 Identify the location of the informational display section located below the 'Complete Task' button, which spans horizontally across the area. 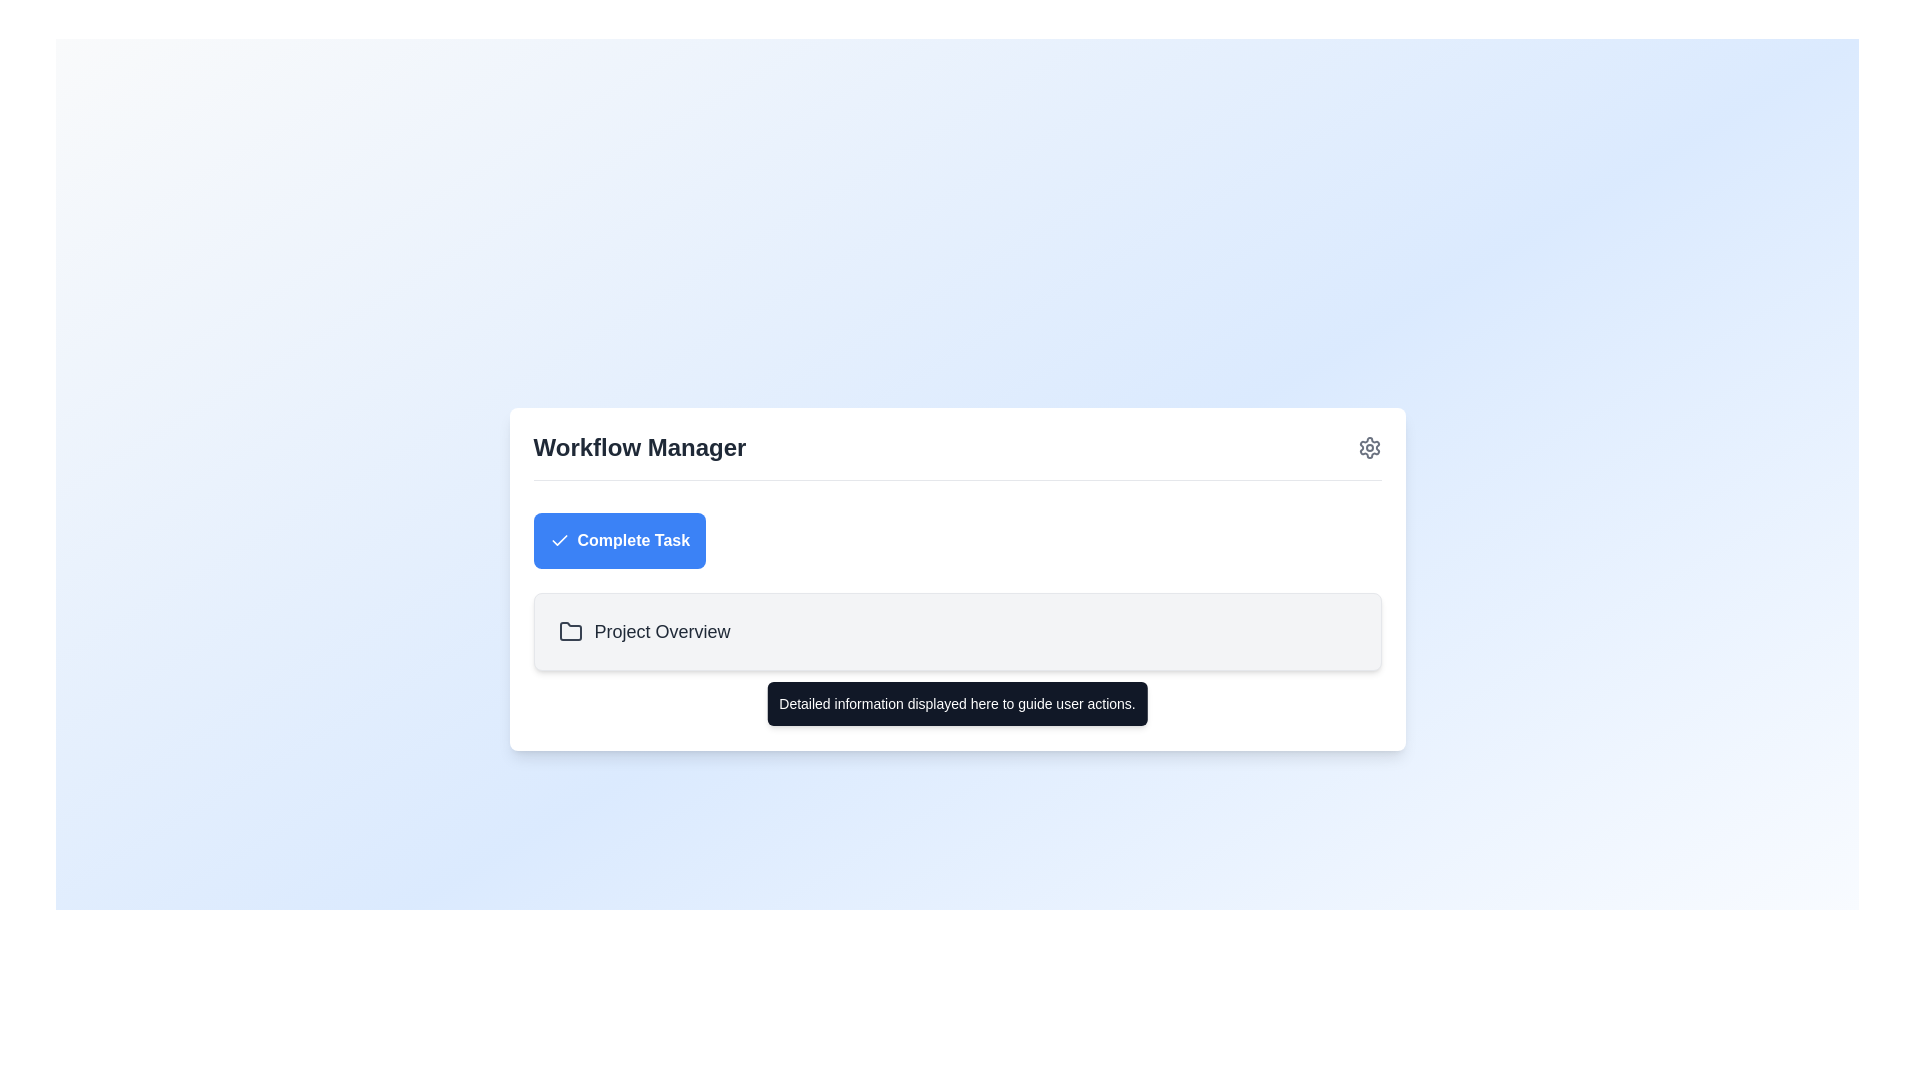
(956, 631).